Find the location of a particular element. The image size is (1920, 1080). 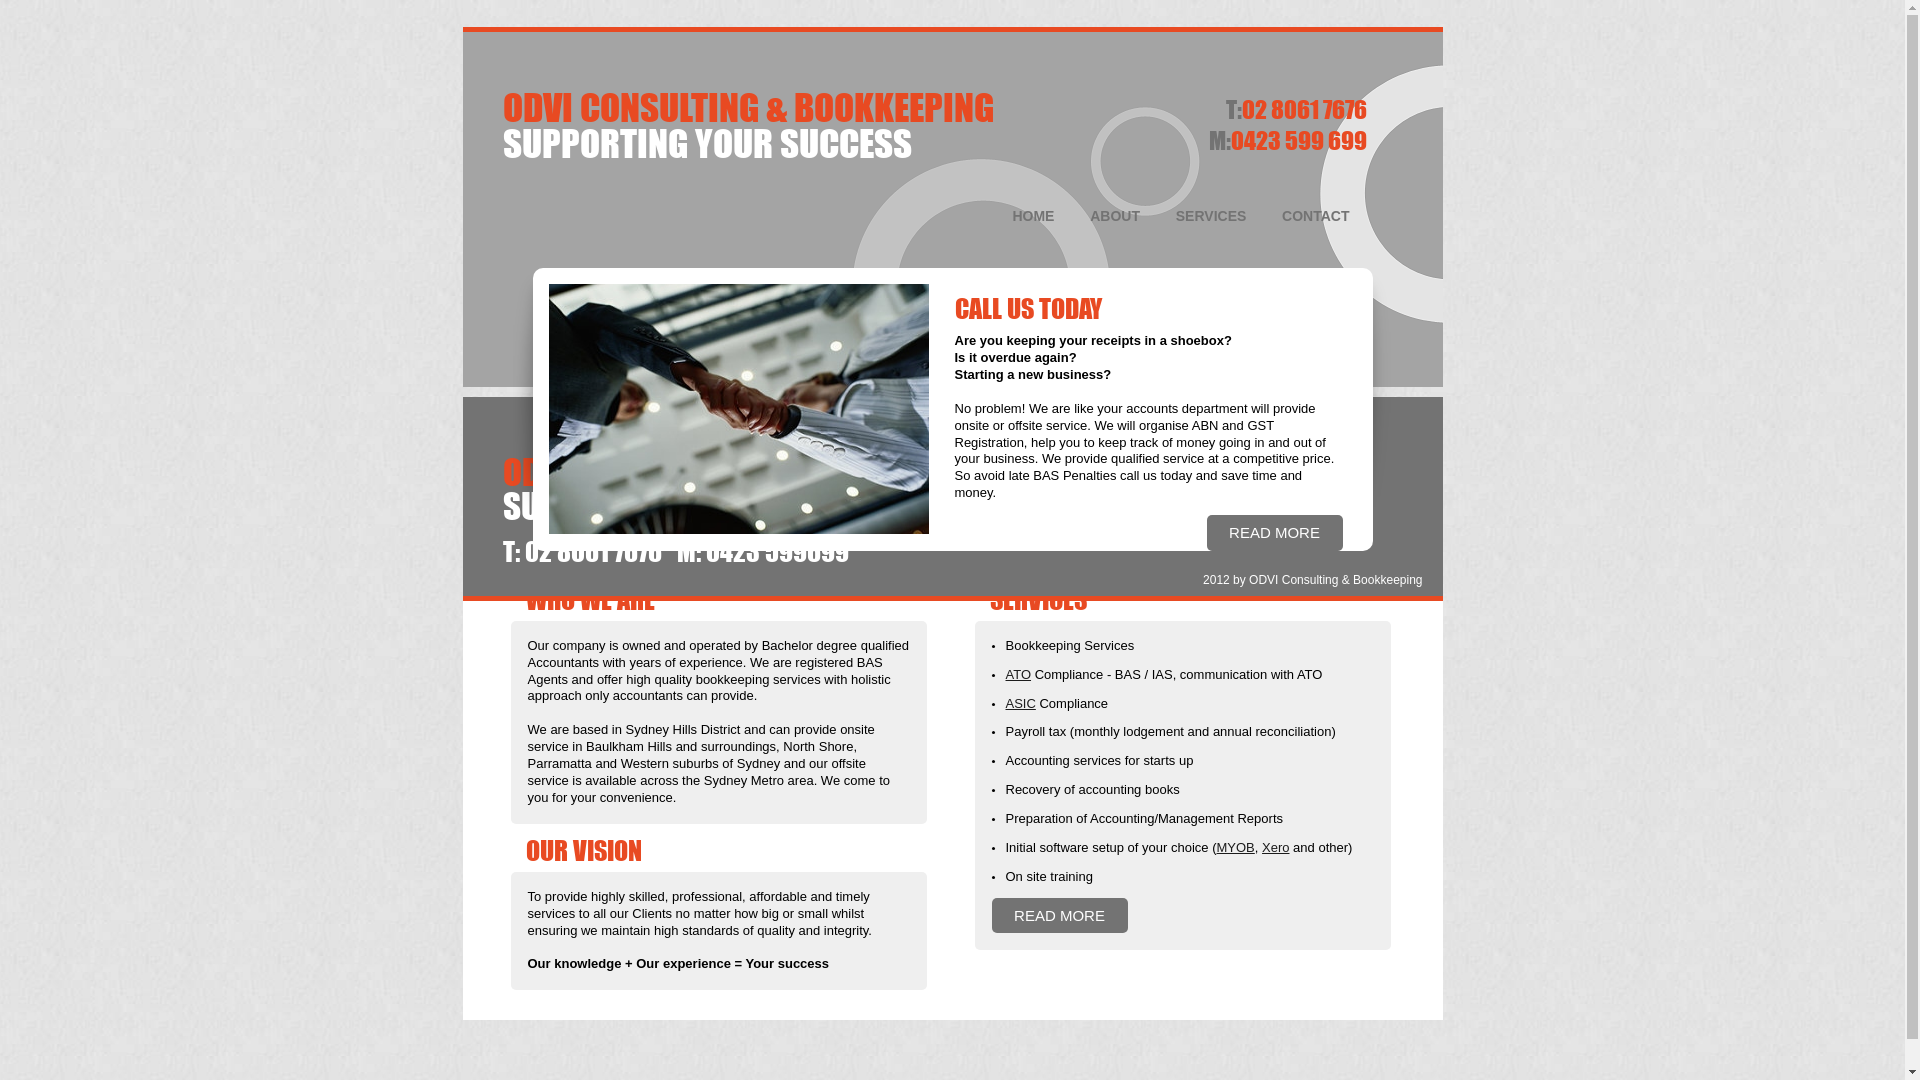

'MYOB' is located at coordinates (1233, 847).